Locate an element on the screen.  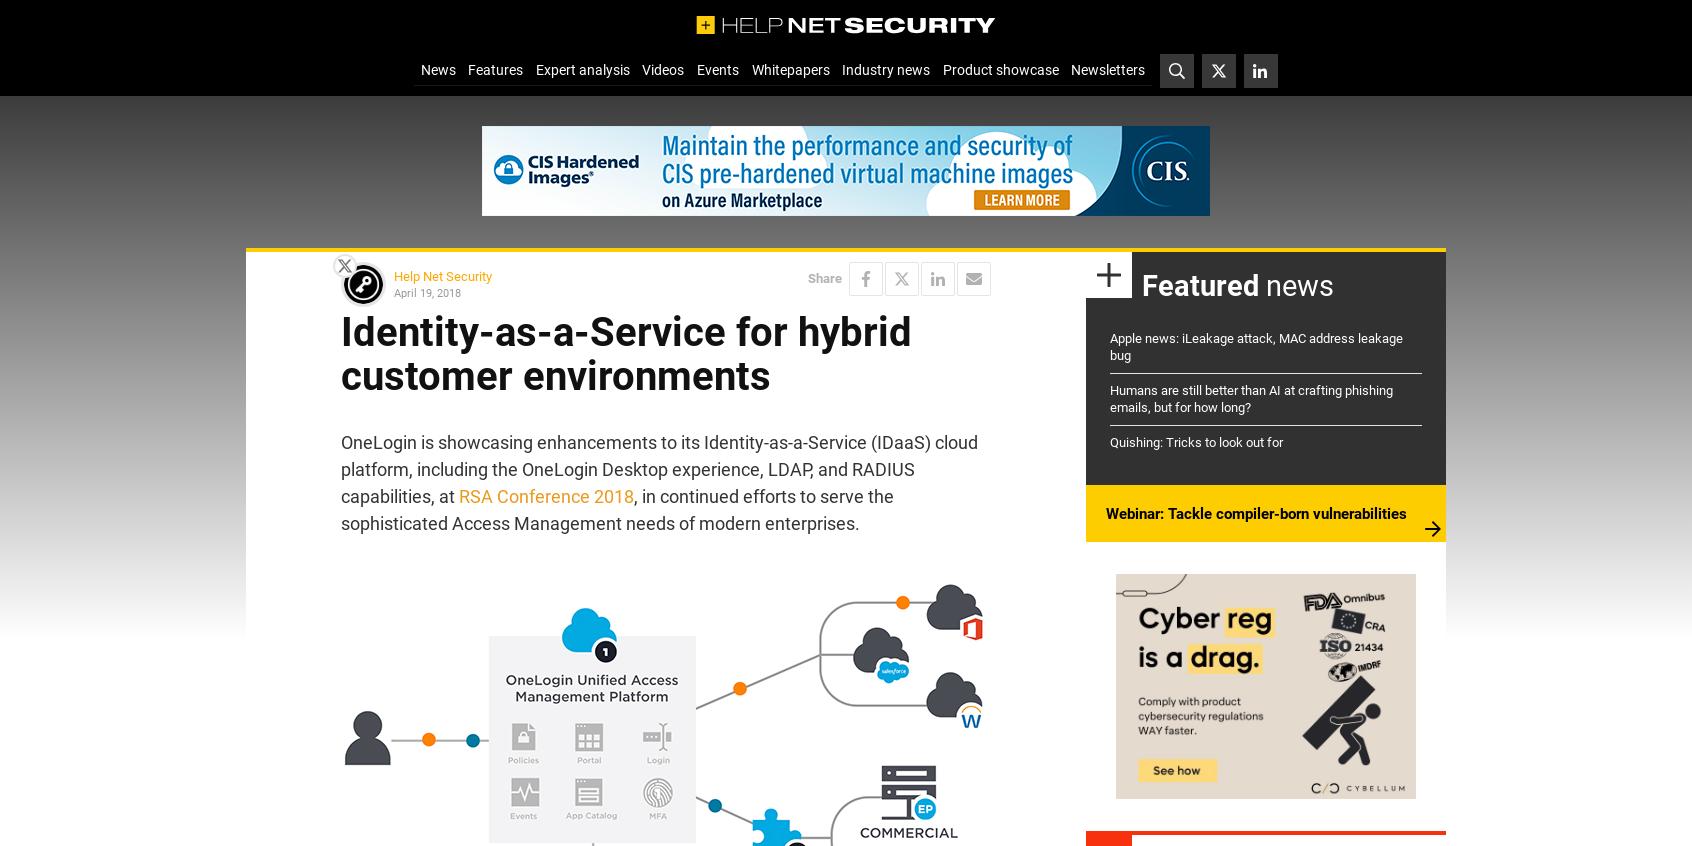
'Newsletters' is located at coordinates (1107, 68).